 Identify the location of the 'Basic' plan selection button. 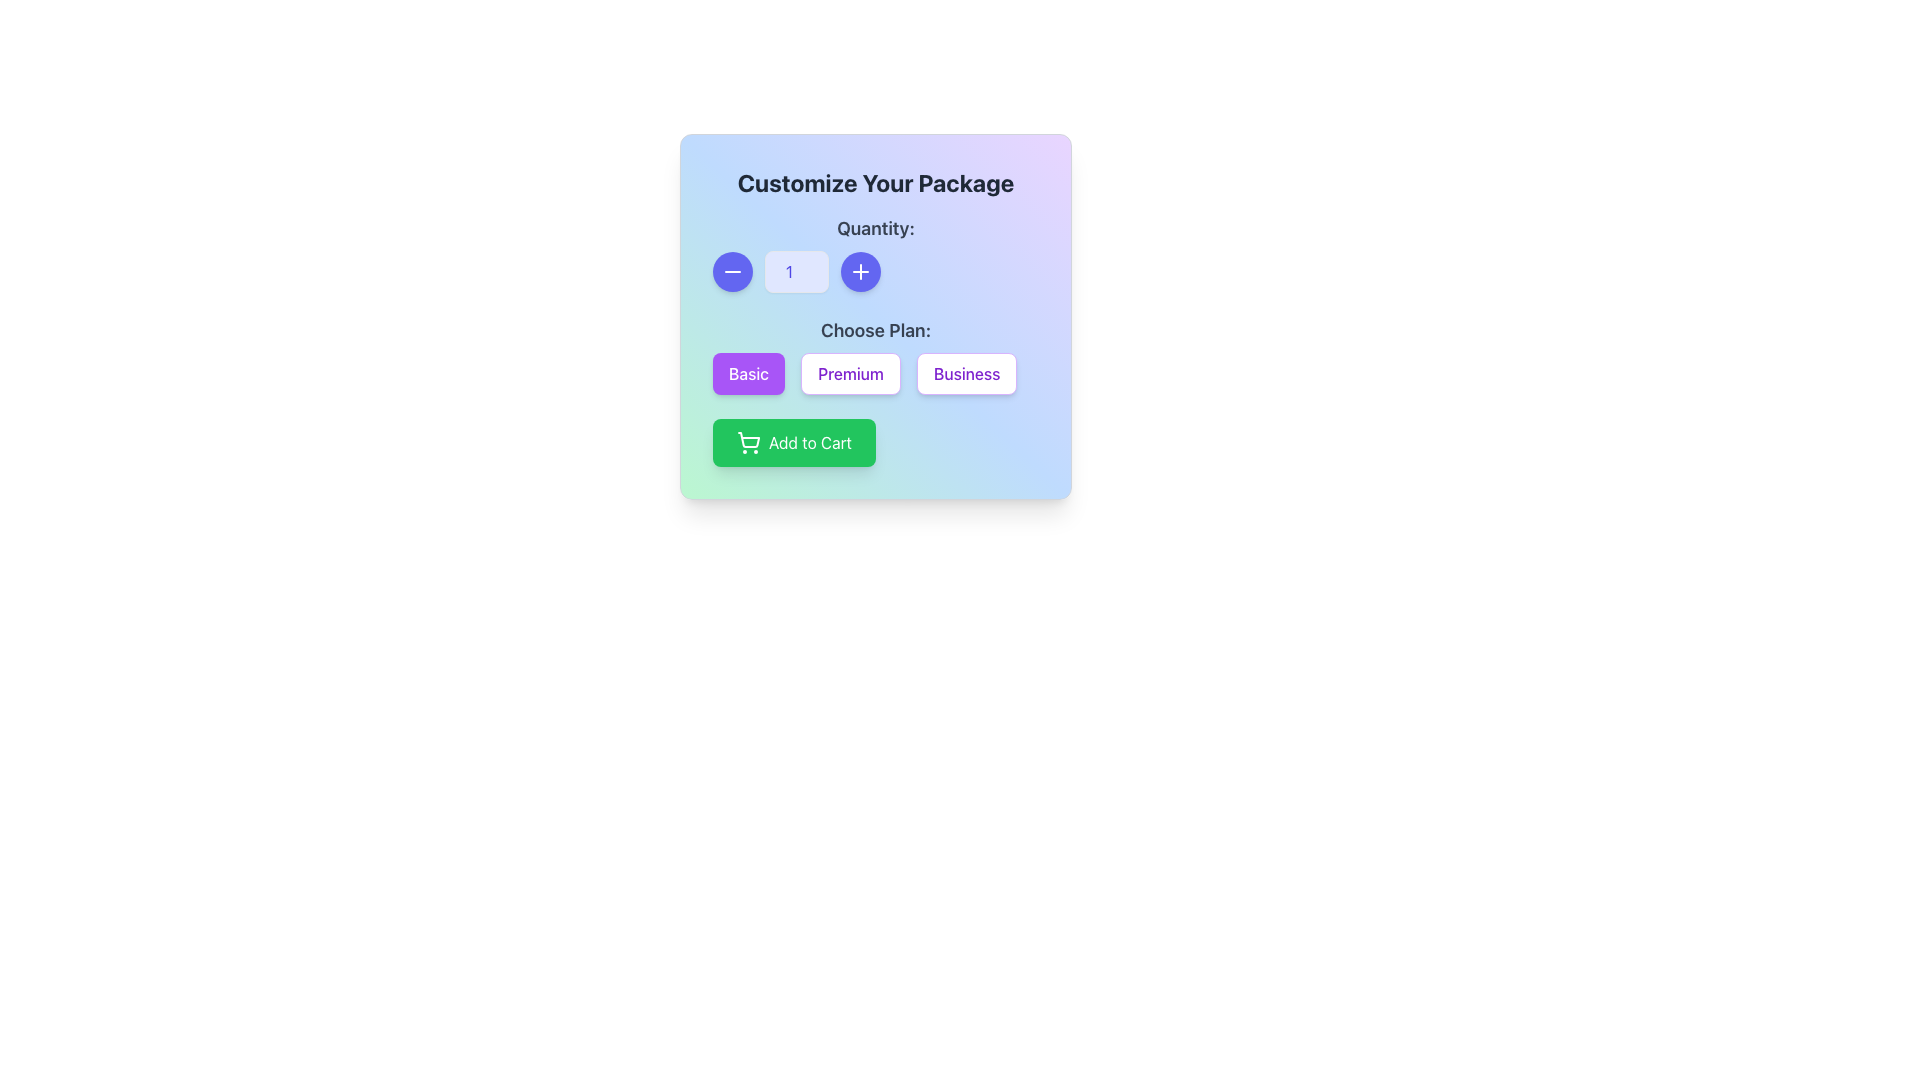
(747, 374).